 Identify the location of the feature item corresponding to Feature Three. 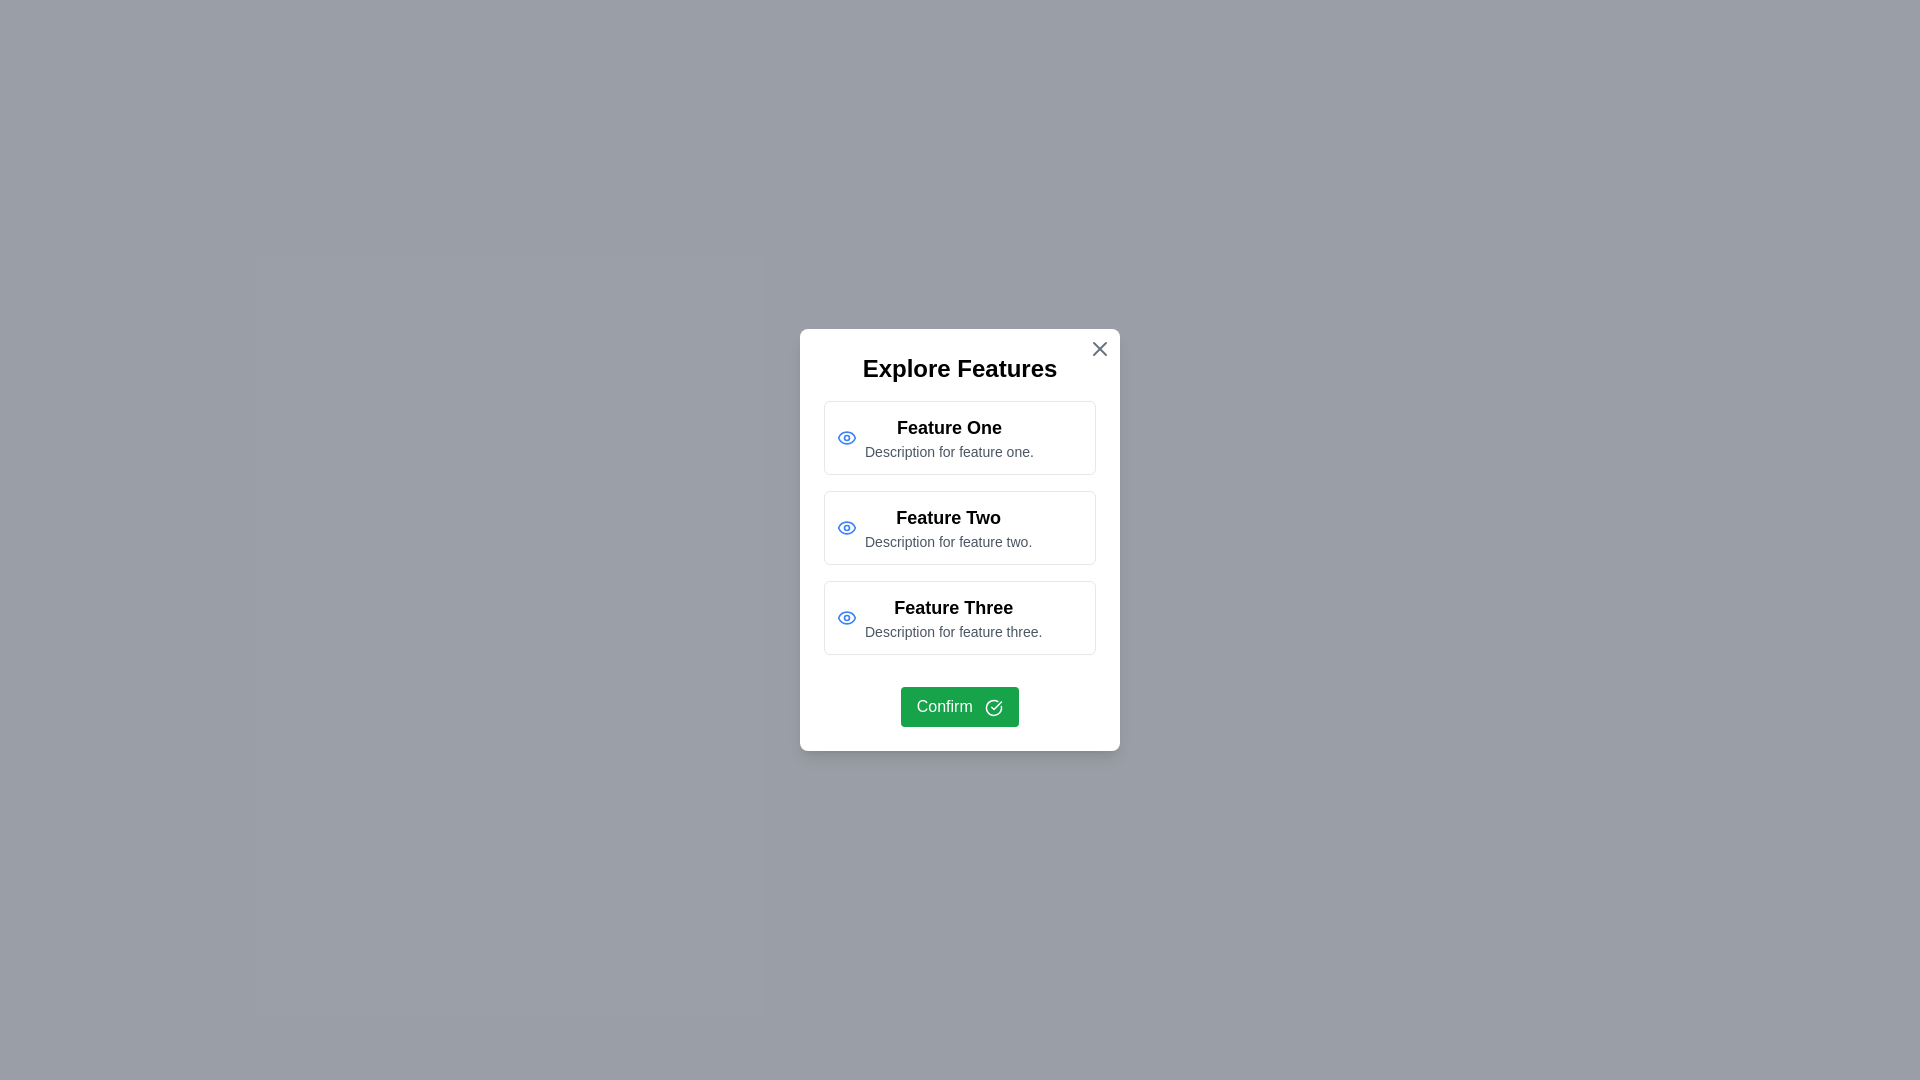
(960, 616).